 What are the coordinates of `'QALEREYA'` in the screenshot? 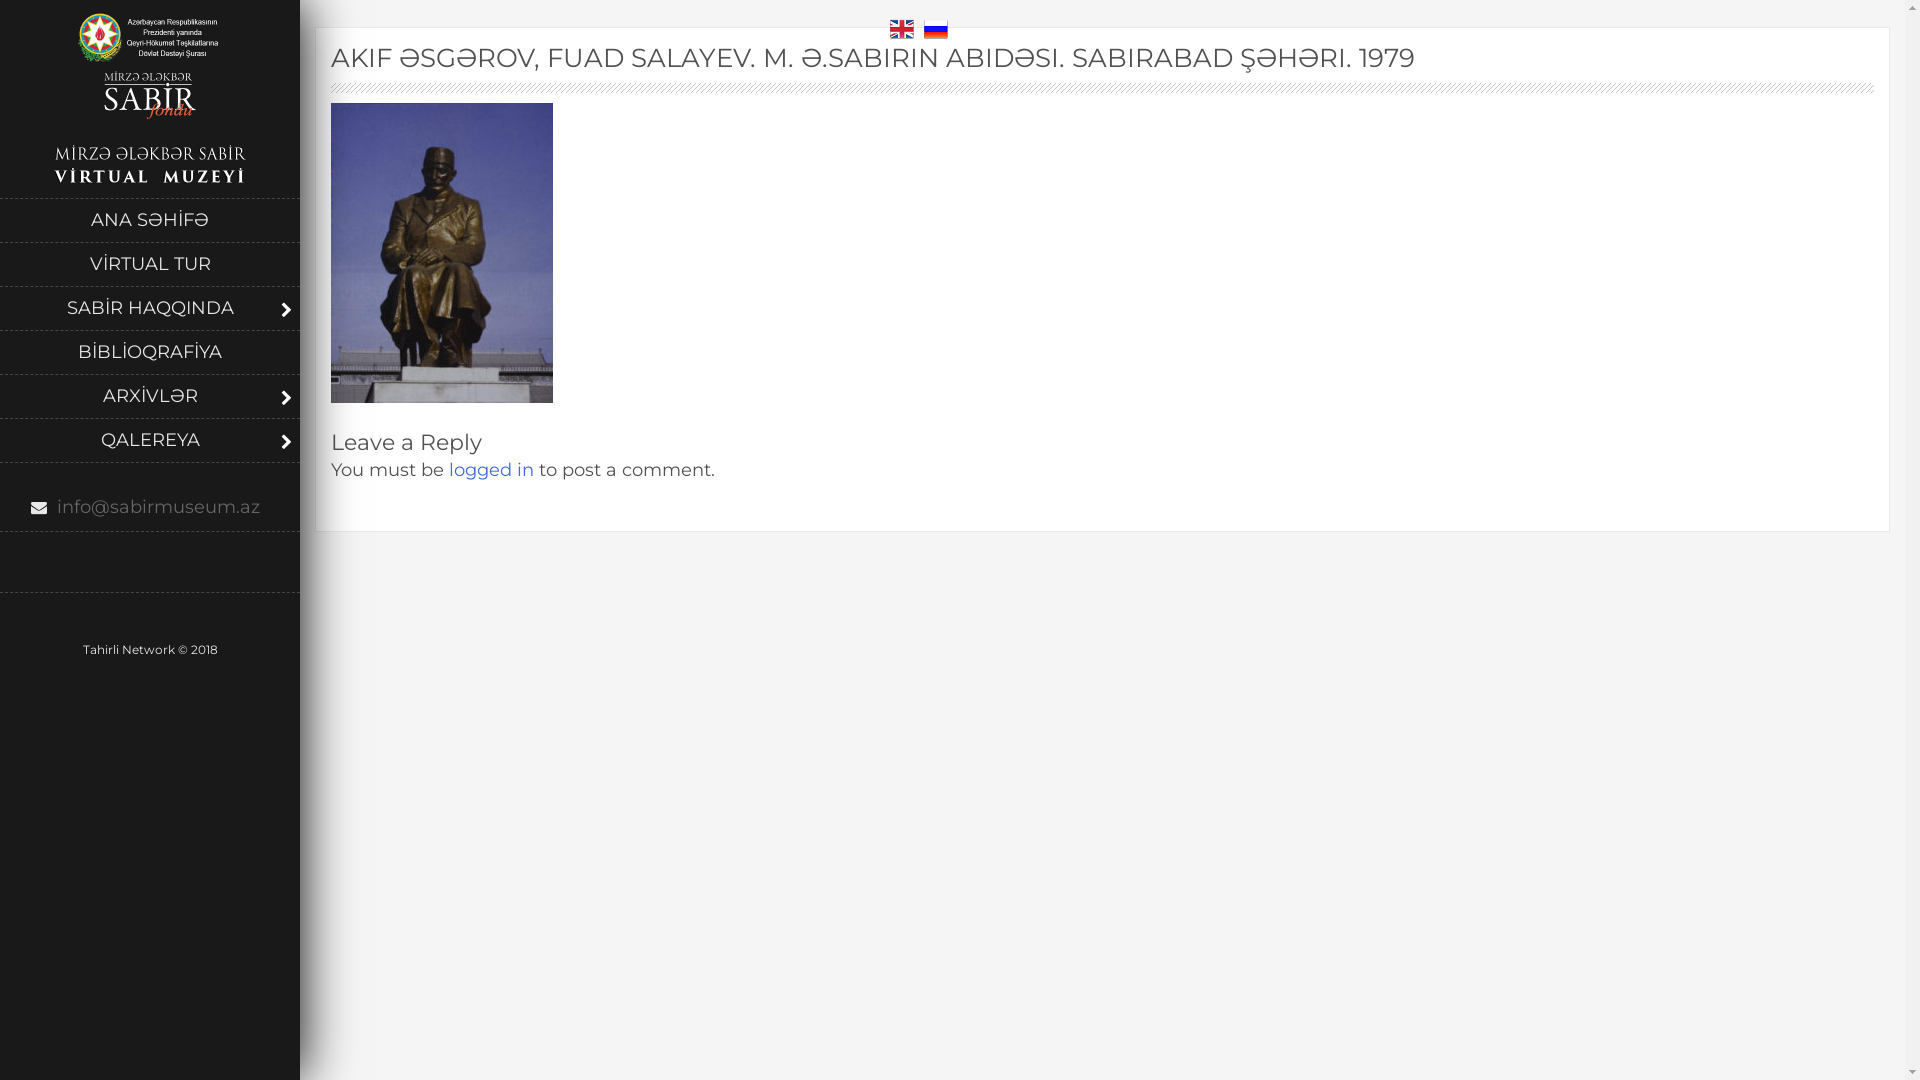 It's located at (148, 439).